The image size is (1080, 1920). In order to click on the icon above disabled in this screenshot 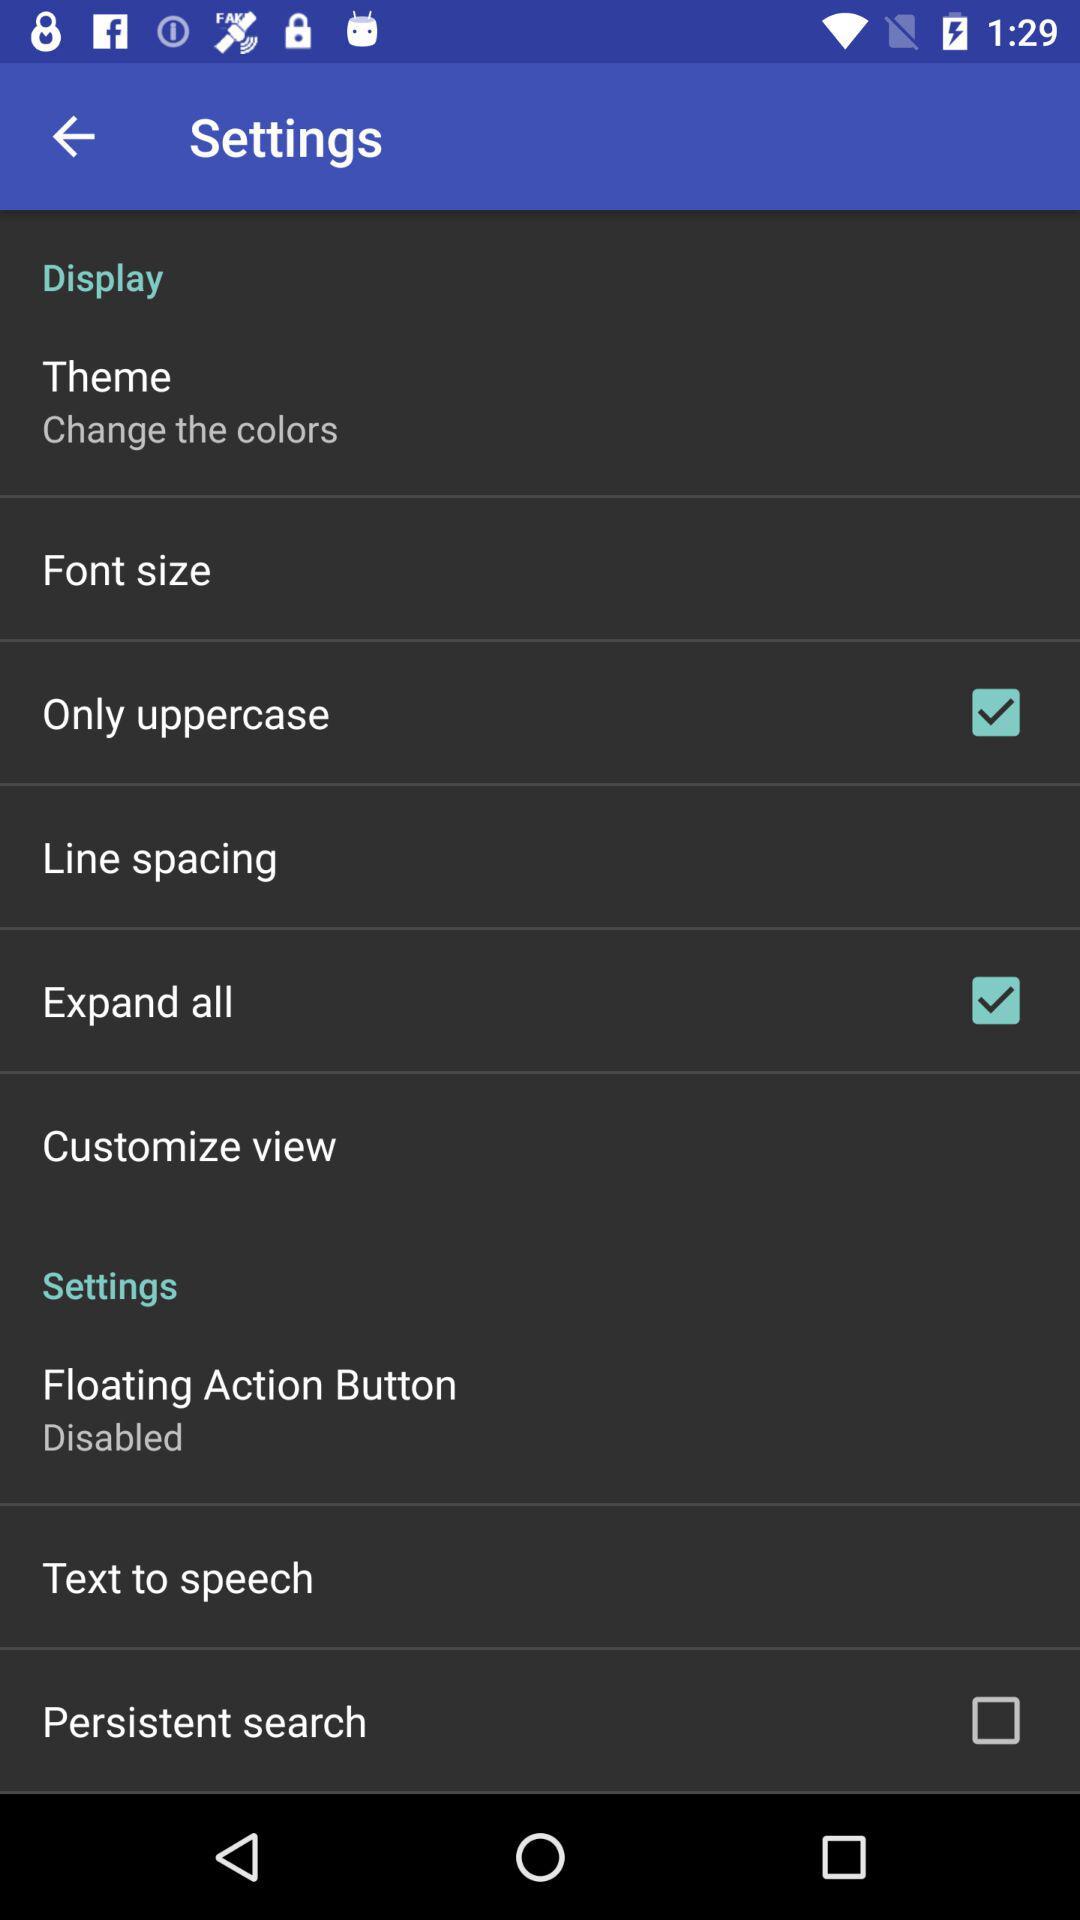, I will do `click(248, 1381)`.